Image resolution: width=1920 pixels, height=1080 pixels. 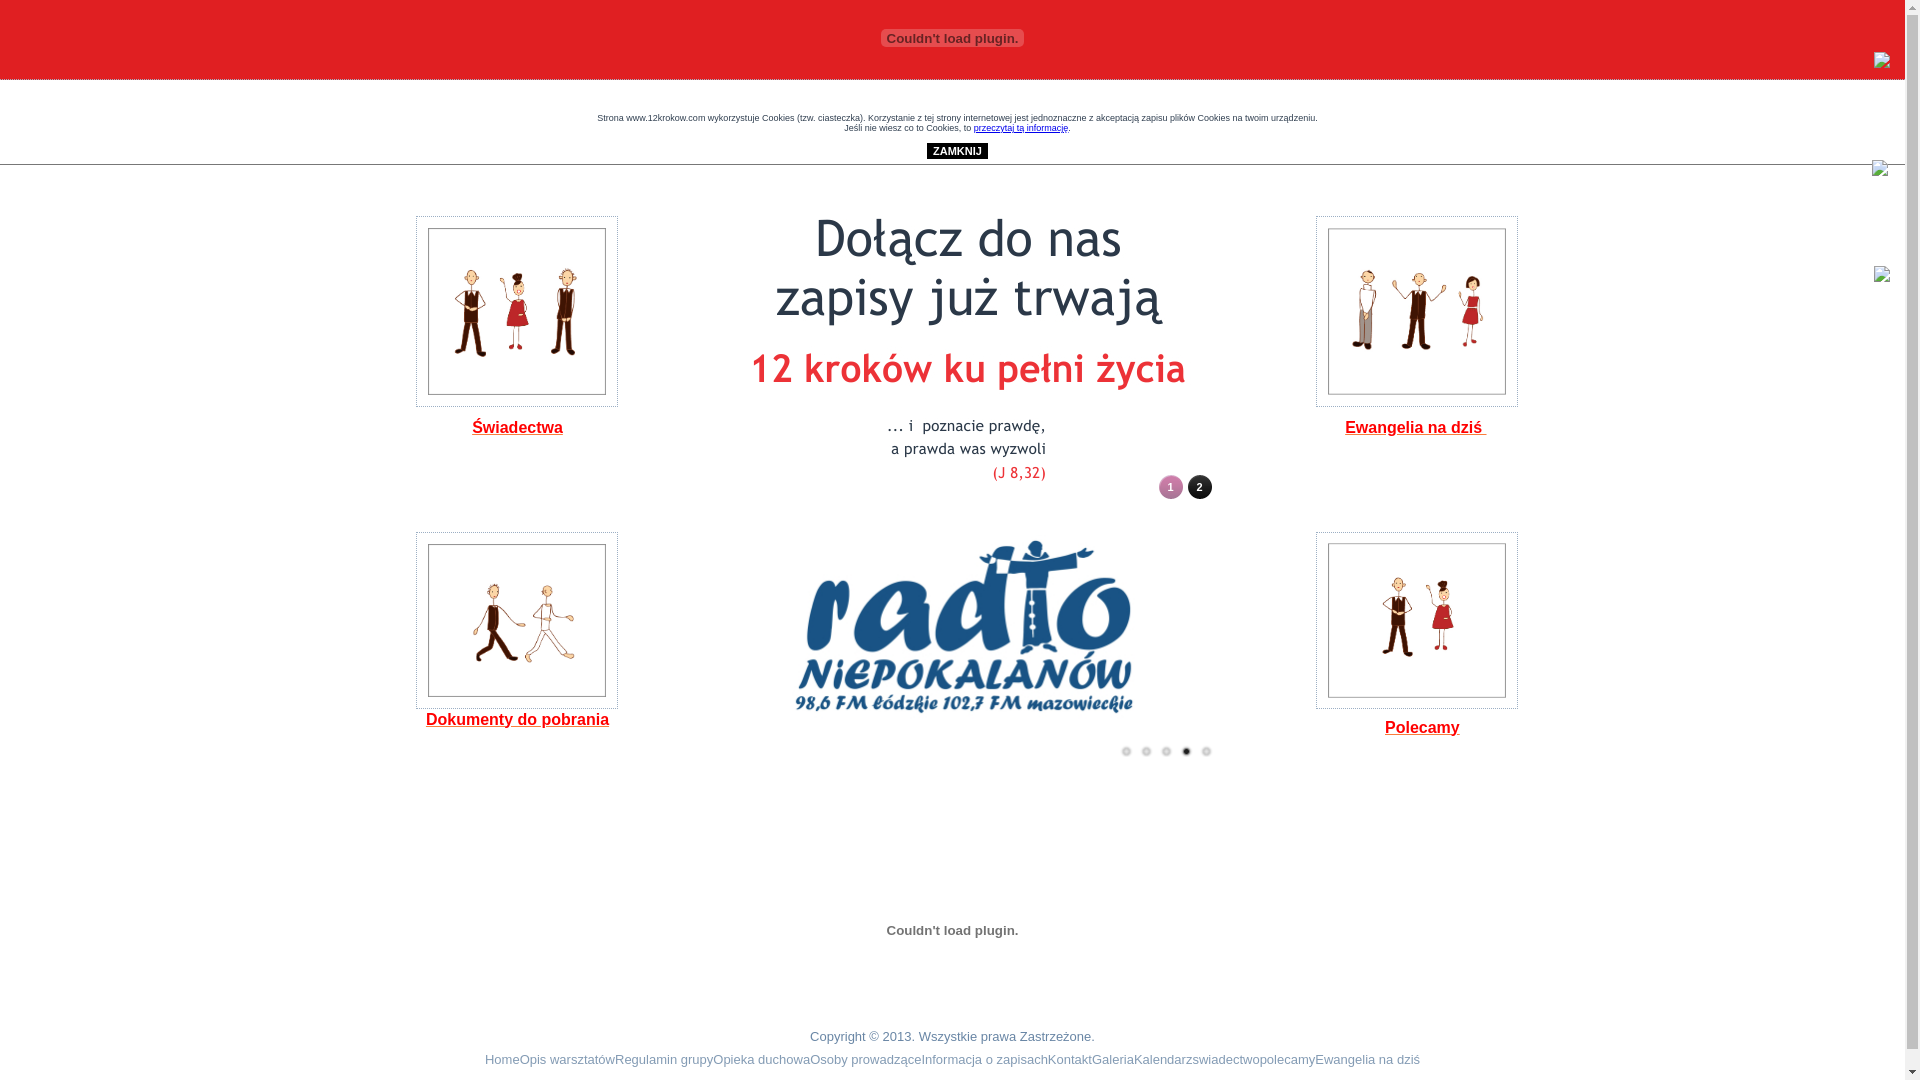 I want to click on 'Kalendarz', so click(x=1163, y=1059).